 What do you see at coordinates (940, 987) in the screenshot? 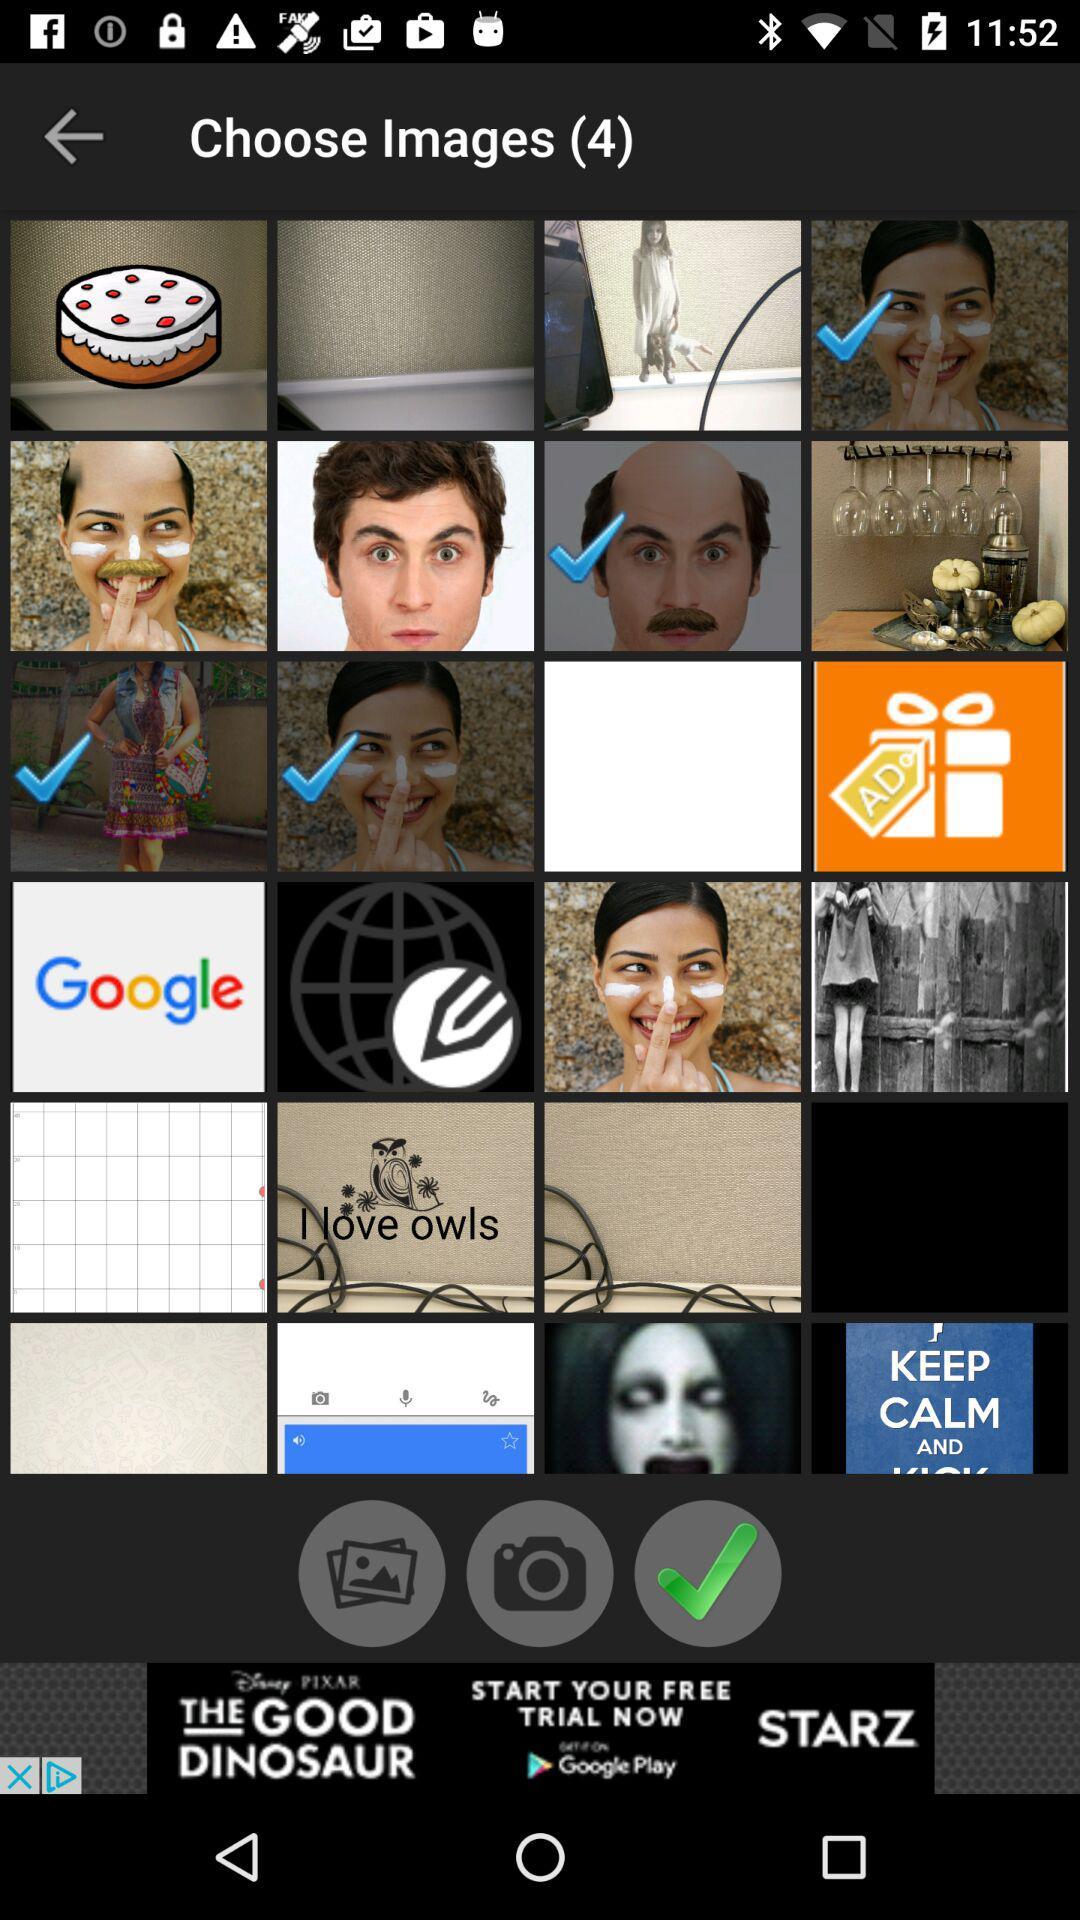
I see `the 4th image in the 4th row` at bounding box center [940, 987].